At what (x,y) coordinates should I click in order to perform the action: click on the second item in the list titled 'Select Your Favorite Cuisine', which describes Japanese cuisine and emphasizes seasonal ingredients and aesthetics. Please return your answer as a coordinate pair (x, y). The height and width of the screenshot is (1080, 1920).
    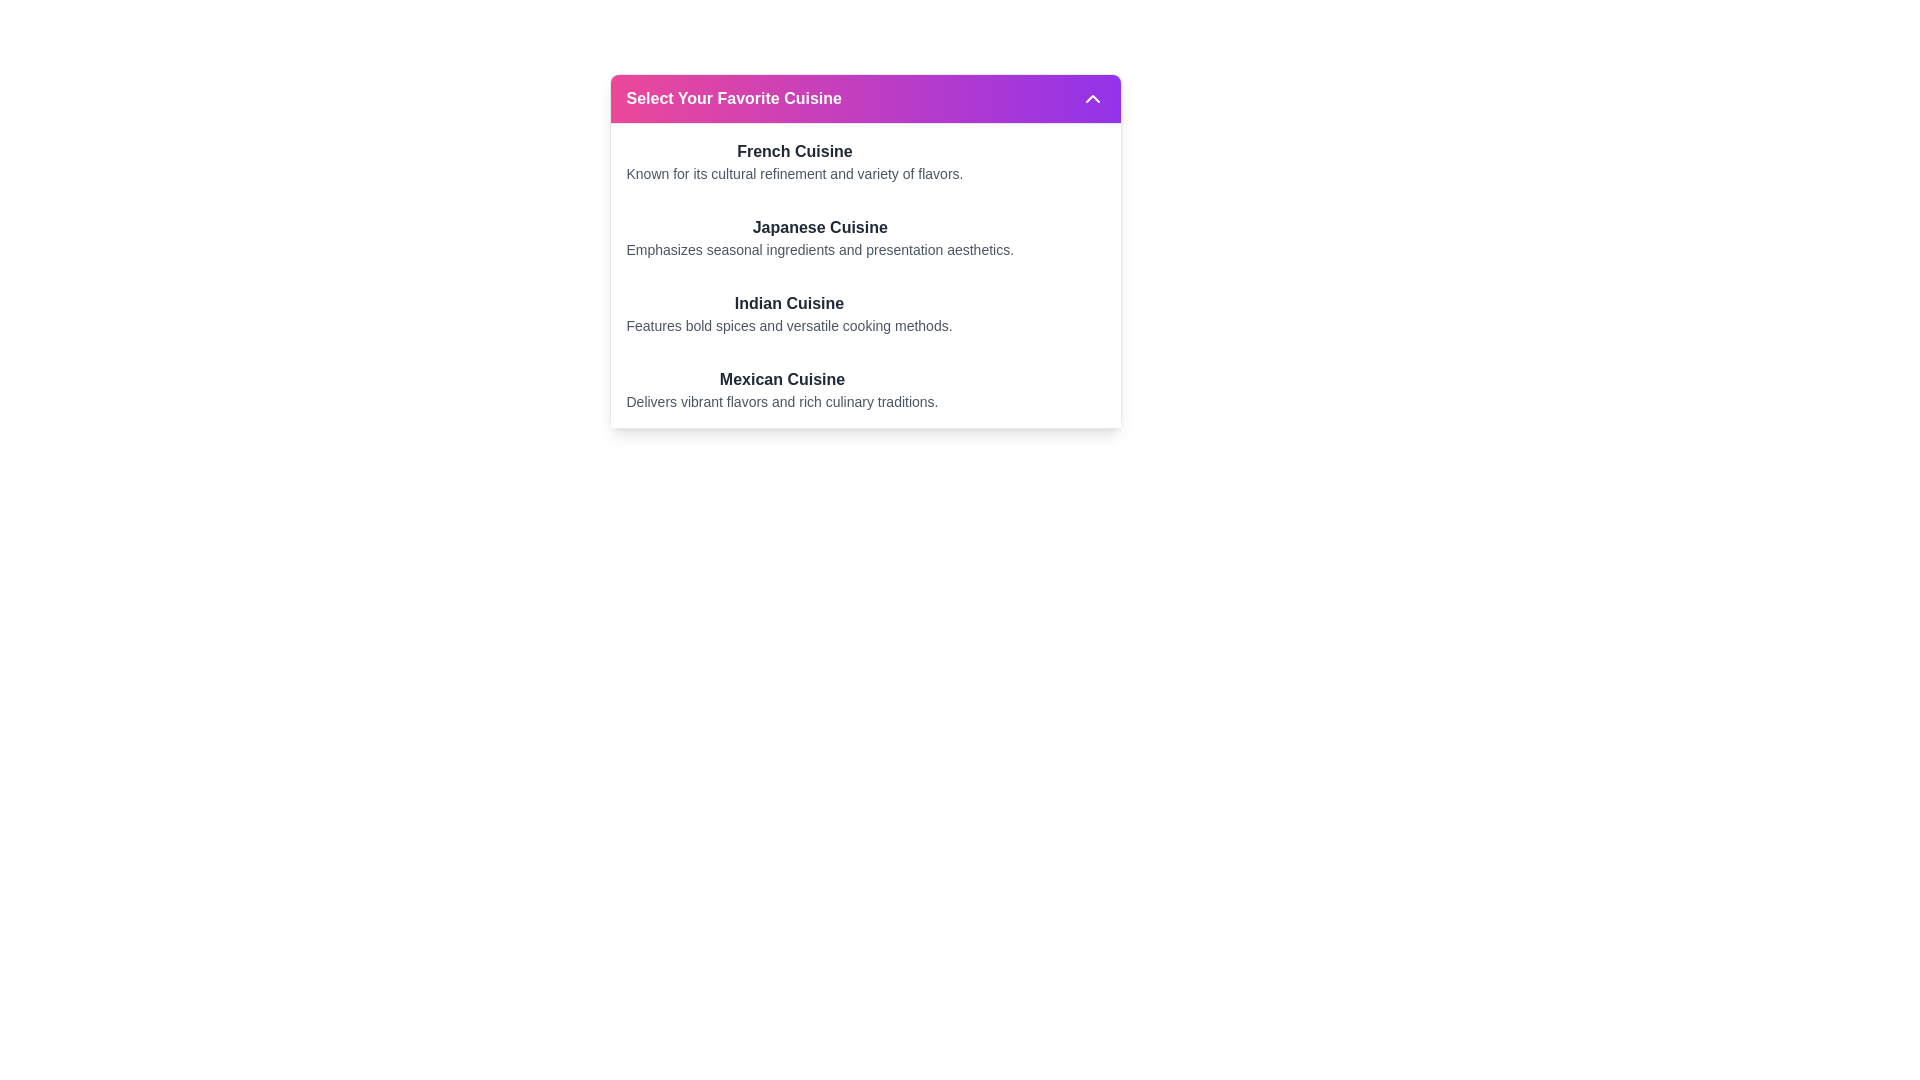
    Looking at the image, I should click on (865, 237).